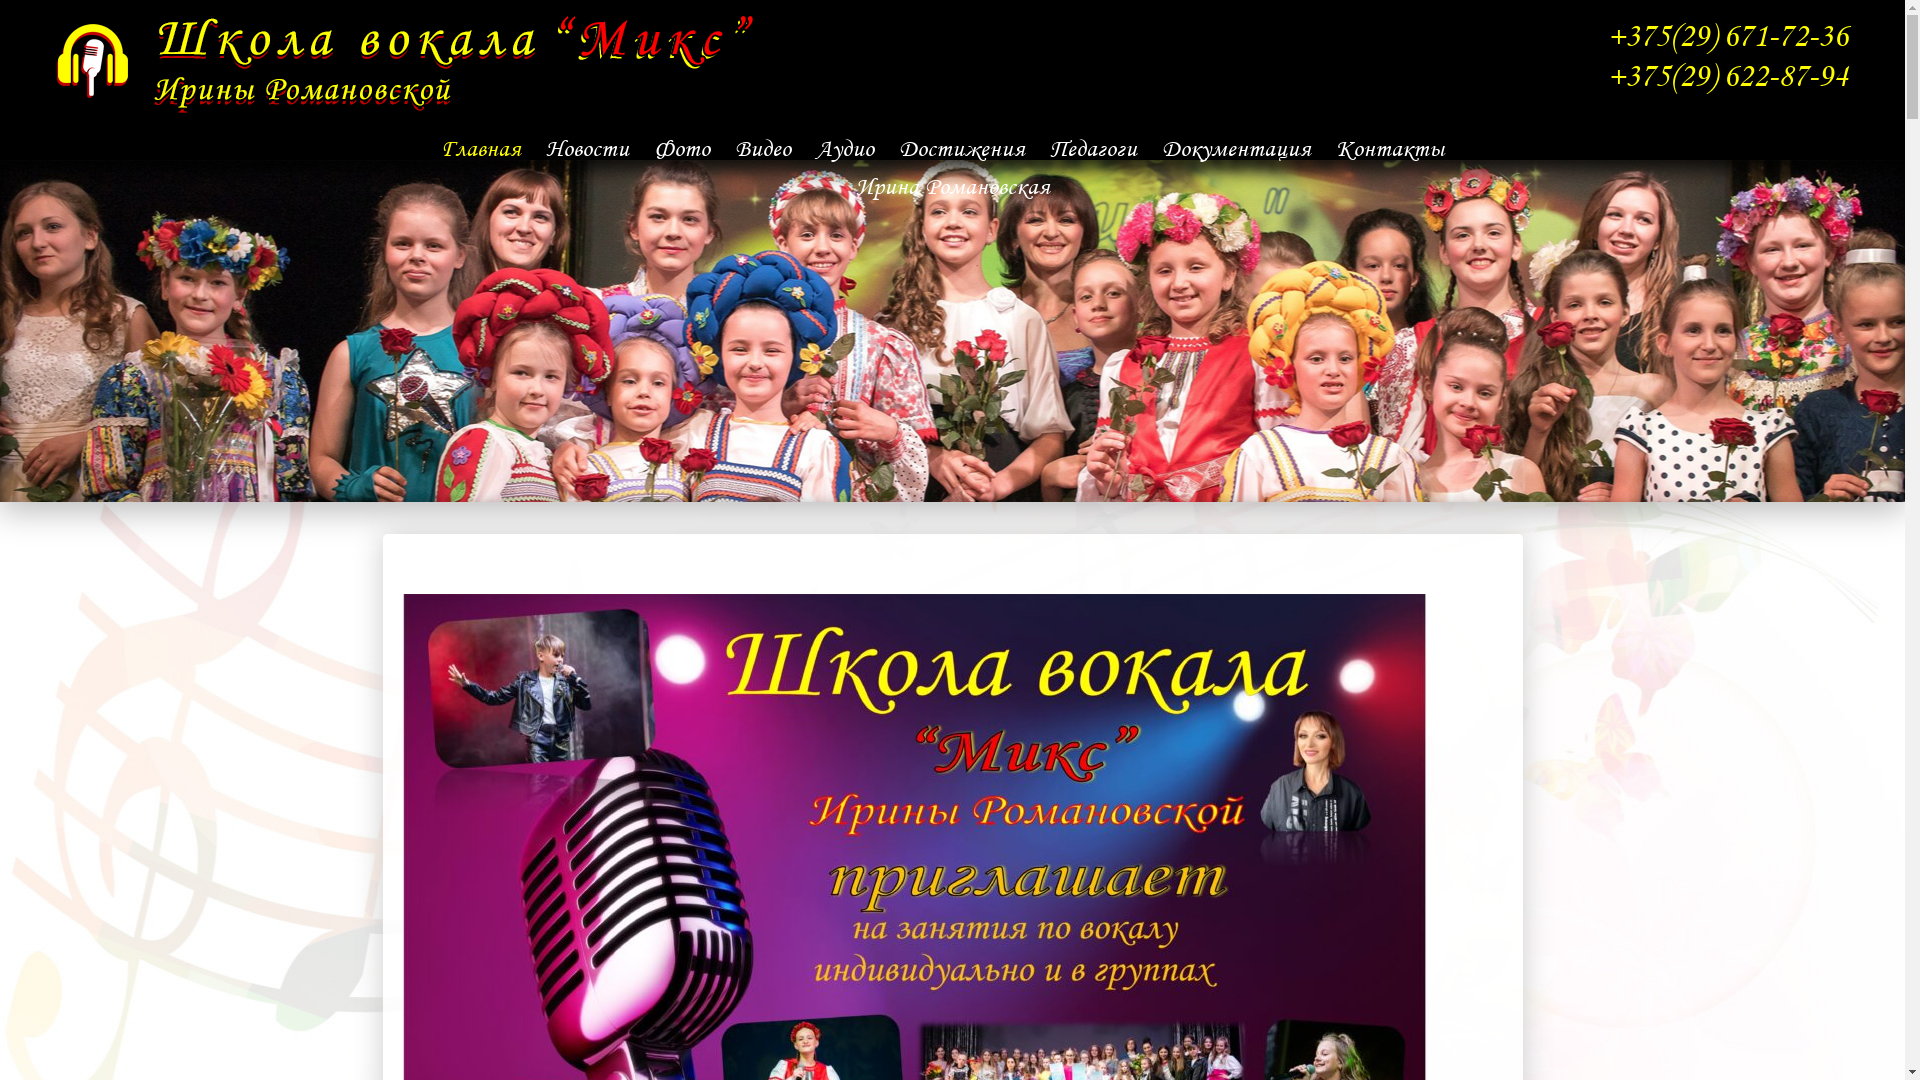  Describe the element at coordinates (1726, 74) in the screenshot. I see `'+375(29) 622-87-94'` at that location.